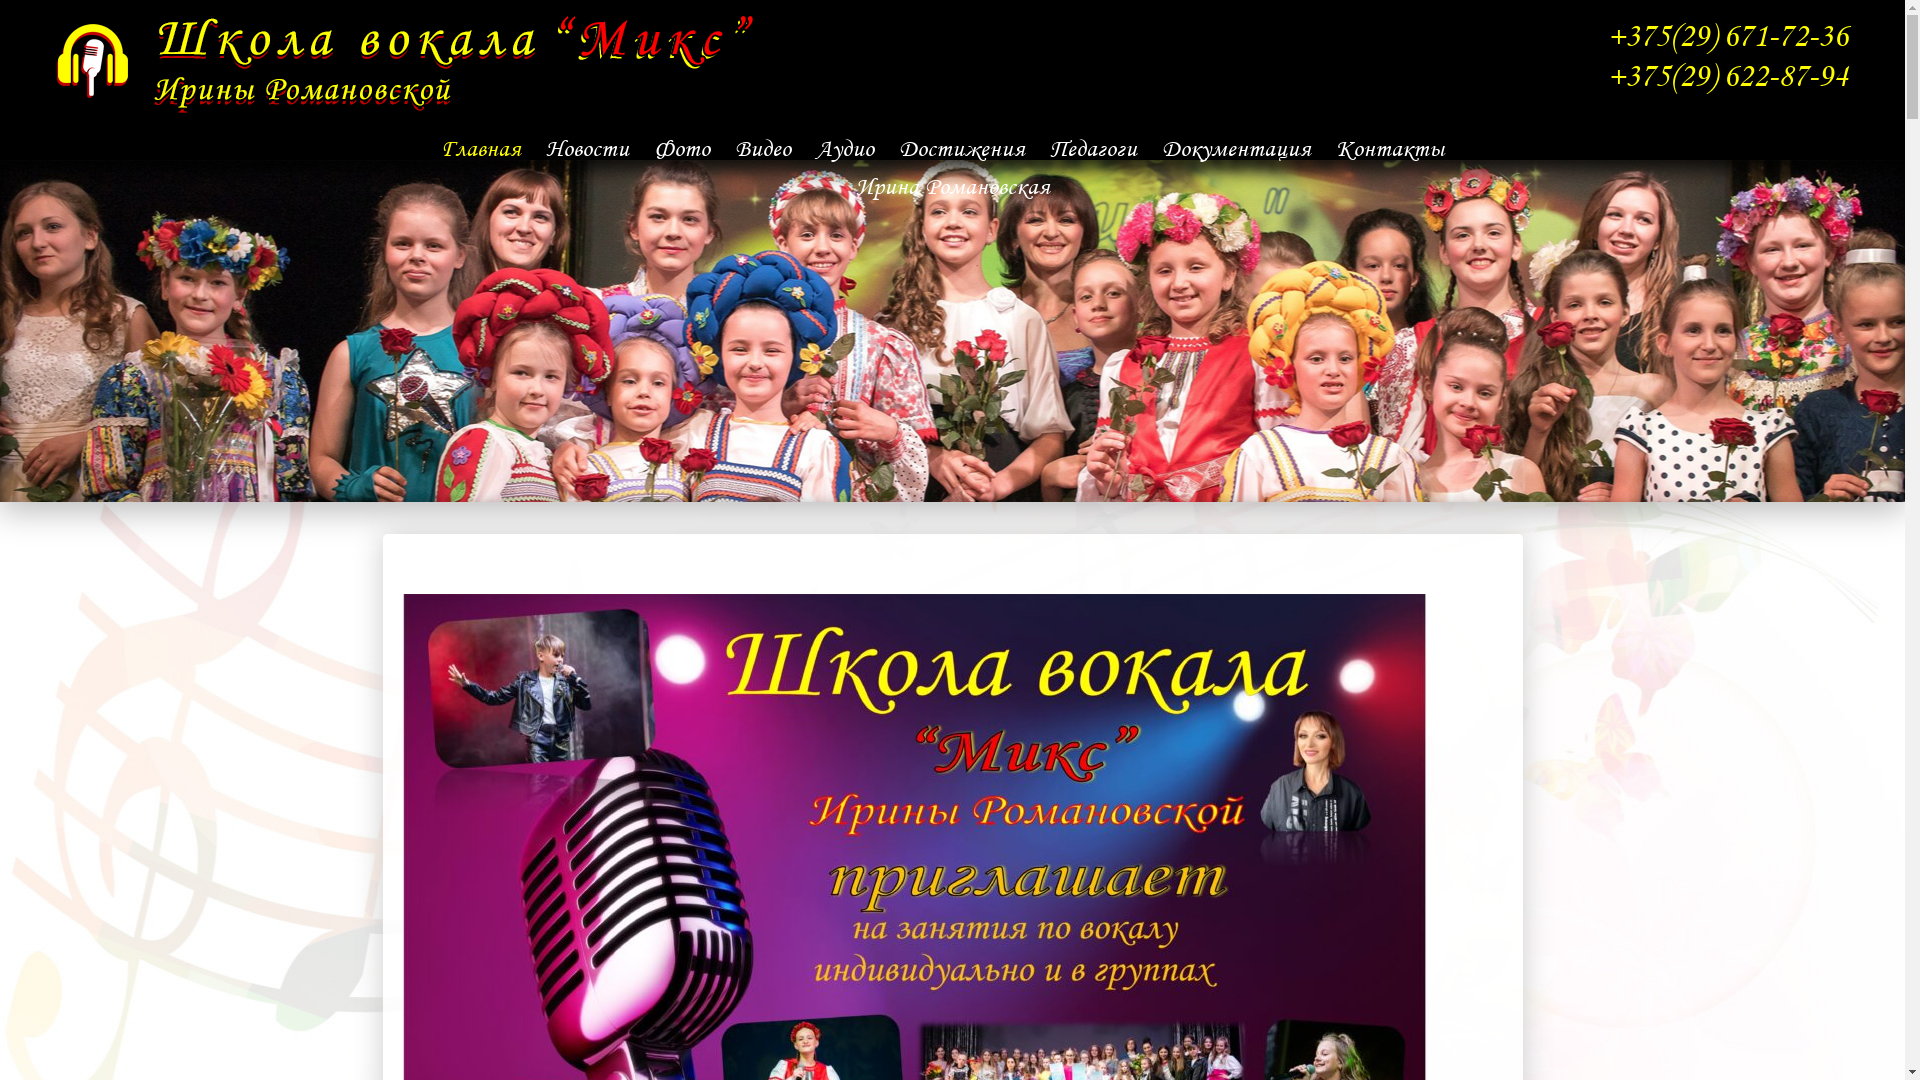  Describe the element at coordinates (1726, 74) in the screenshot. I see `'+375(29) 622-87-94'` at that location.